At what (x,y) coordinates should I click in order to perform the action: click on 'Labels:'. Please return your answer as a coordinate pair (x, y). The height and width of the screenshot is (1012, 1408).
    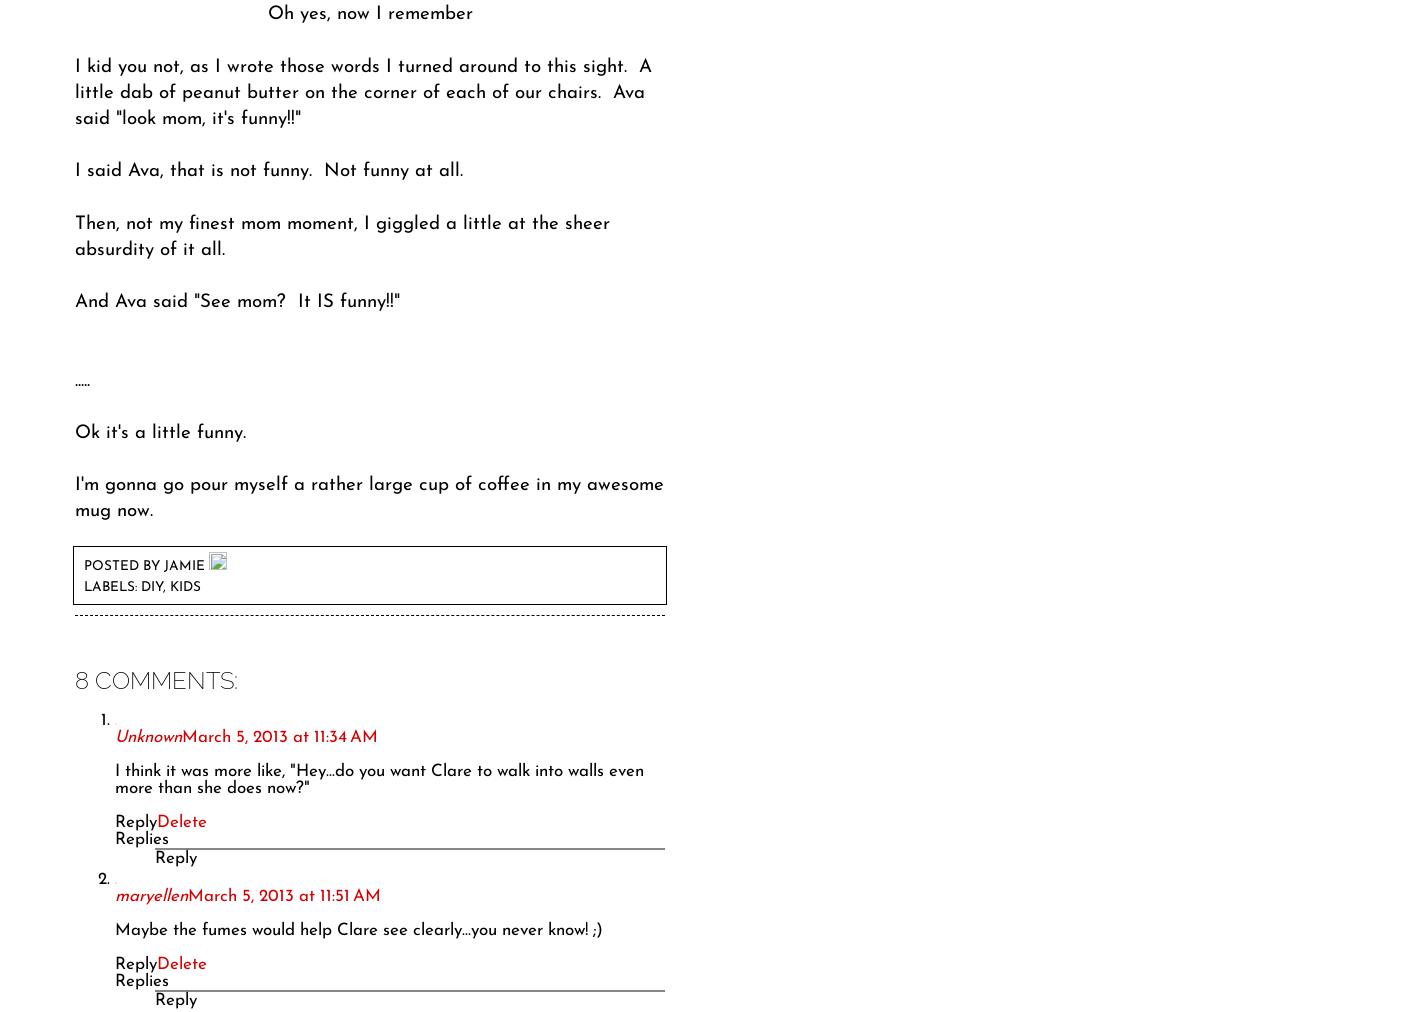
    Looking at the image, I should click on (112, 586).